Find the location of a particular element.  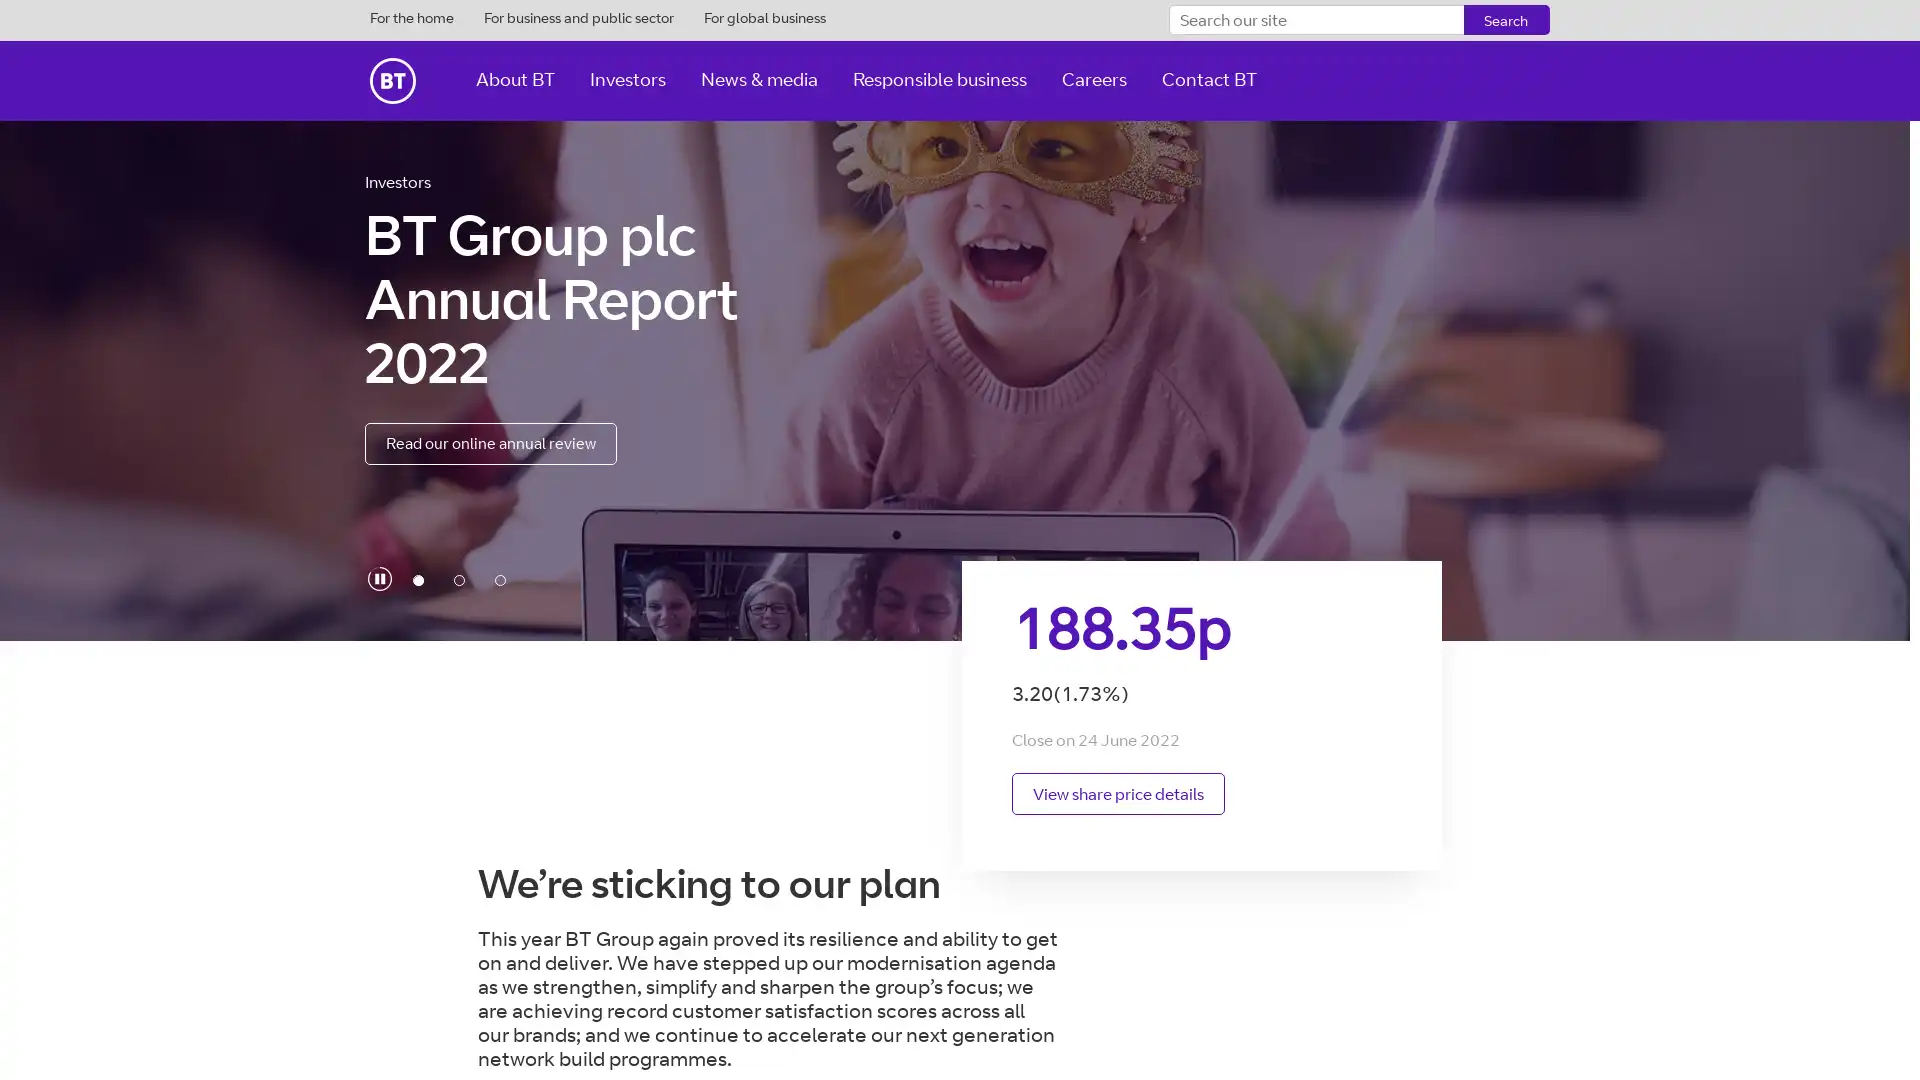

FY22 financial results is located at coordinates (500, 580).